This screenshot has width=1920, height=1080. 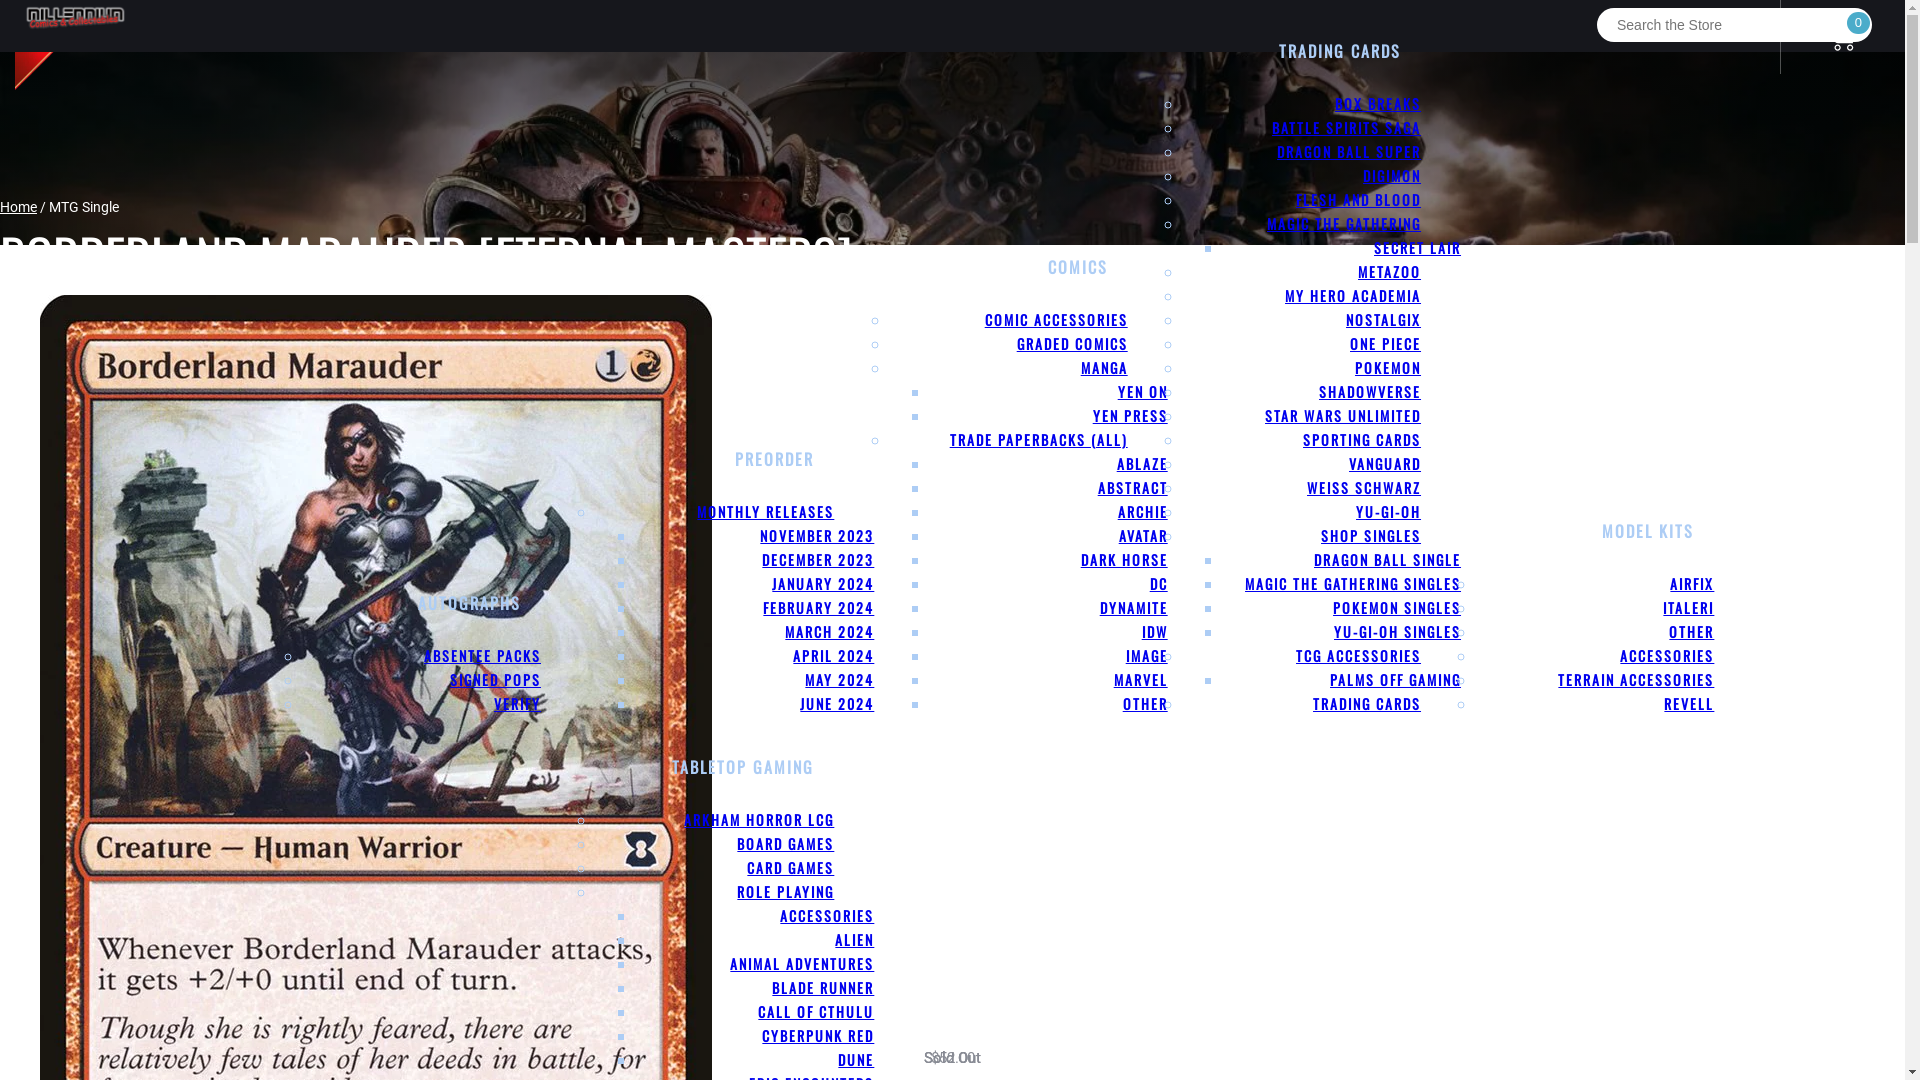 What do you see at coordinates (1126, 655) in the screenshot?
I see `'IMAGE'` at bounding box center [1126, 655].